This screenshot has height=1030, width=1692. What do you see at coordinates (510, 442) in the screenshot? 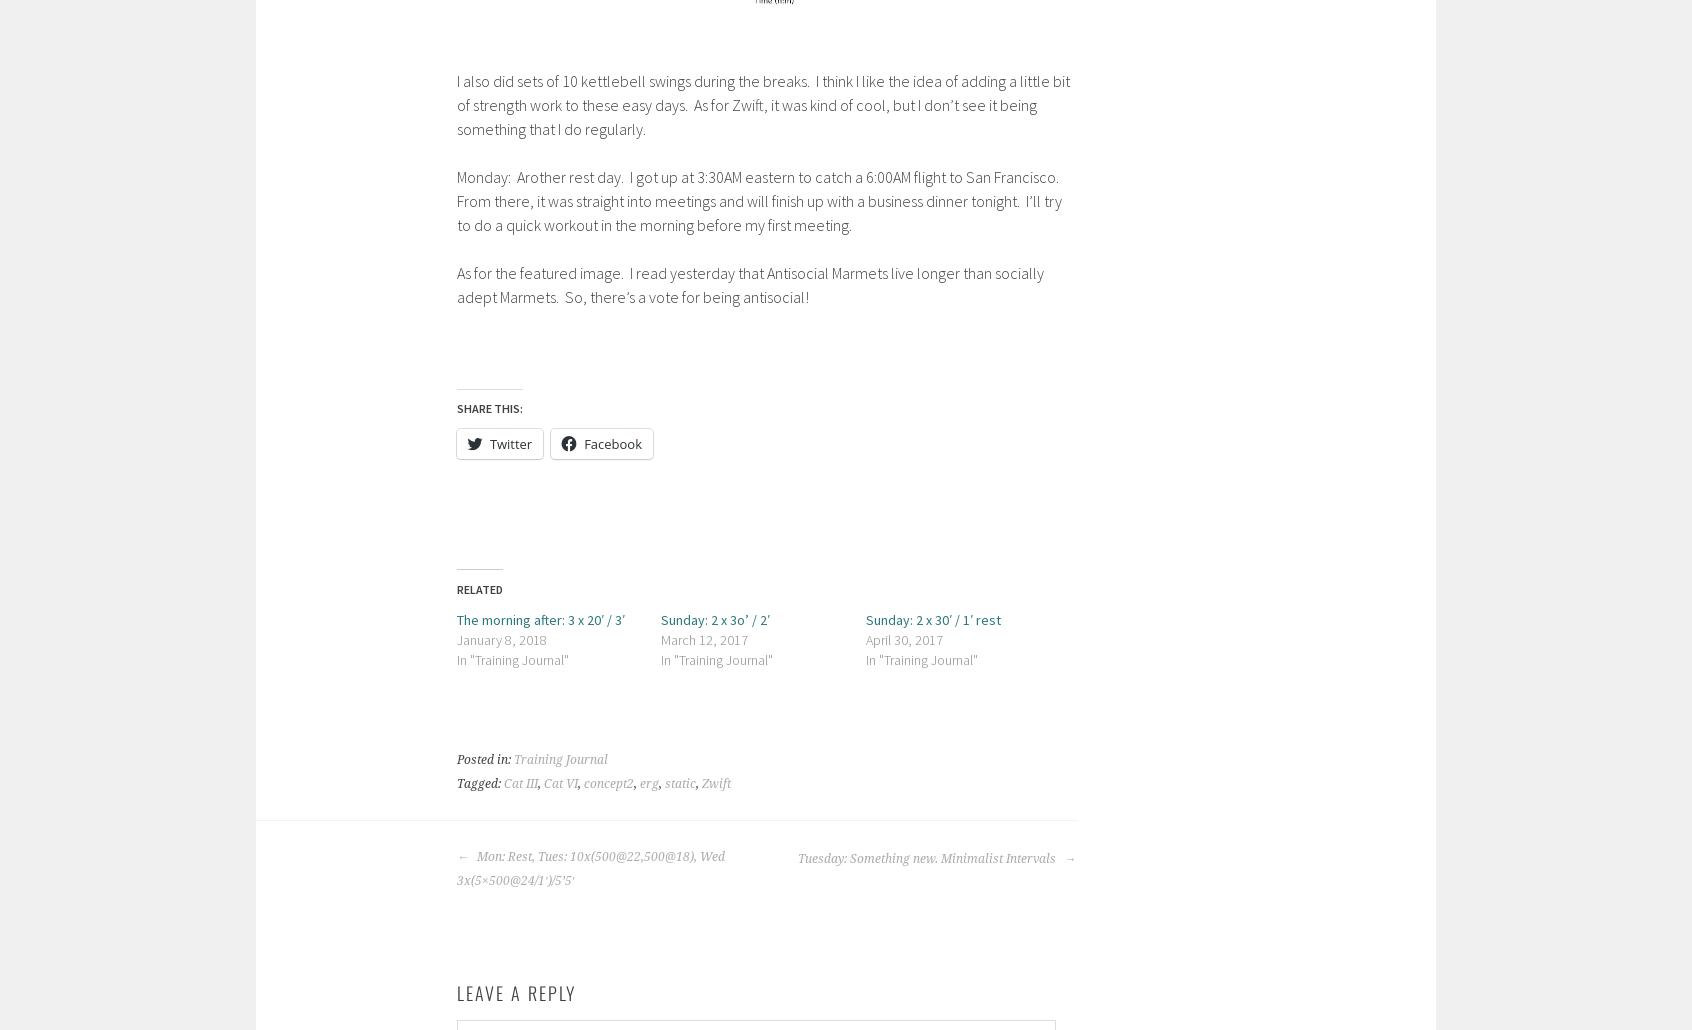
I see `'Twitter'` at bounding box center [510, 442].